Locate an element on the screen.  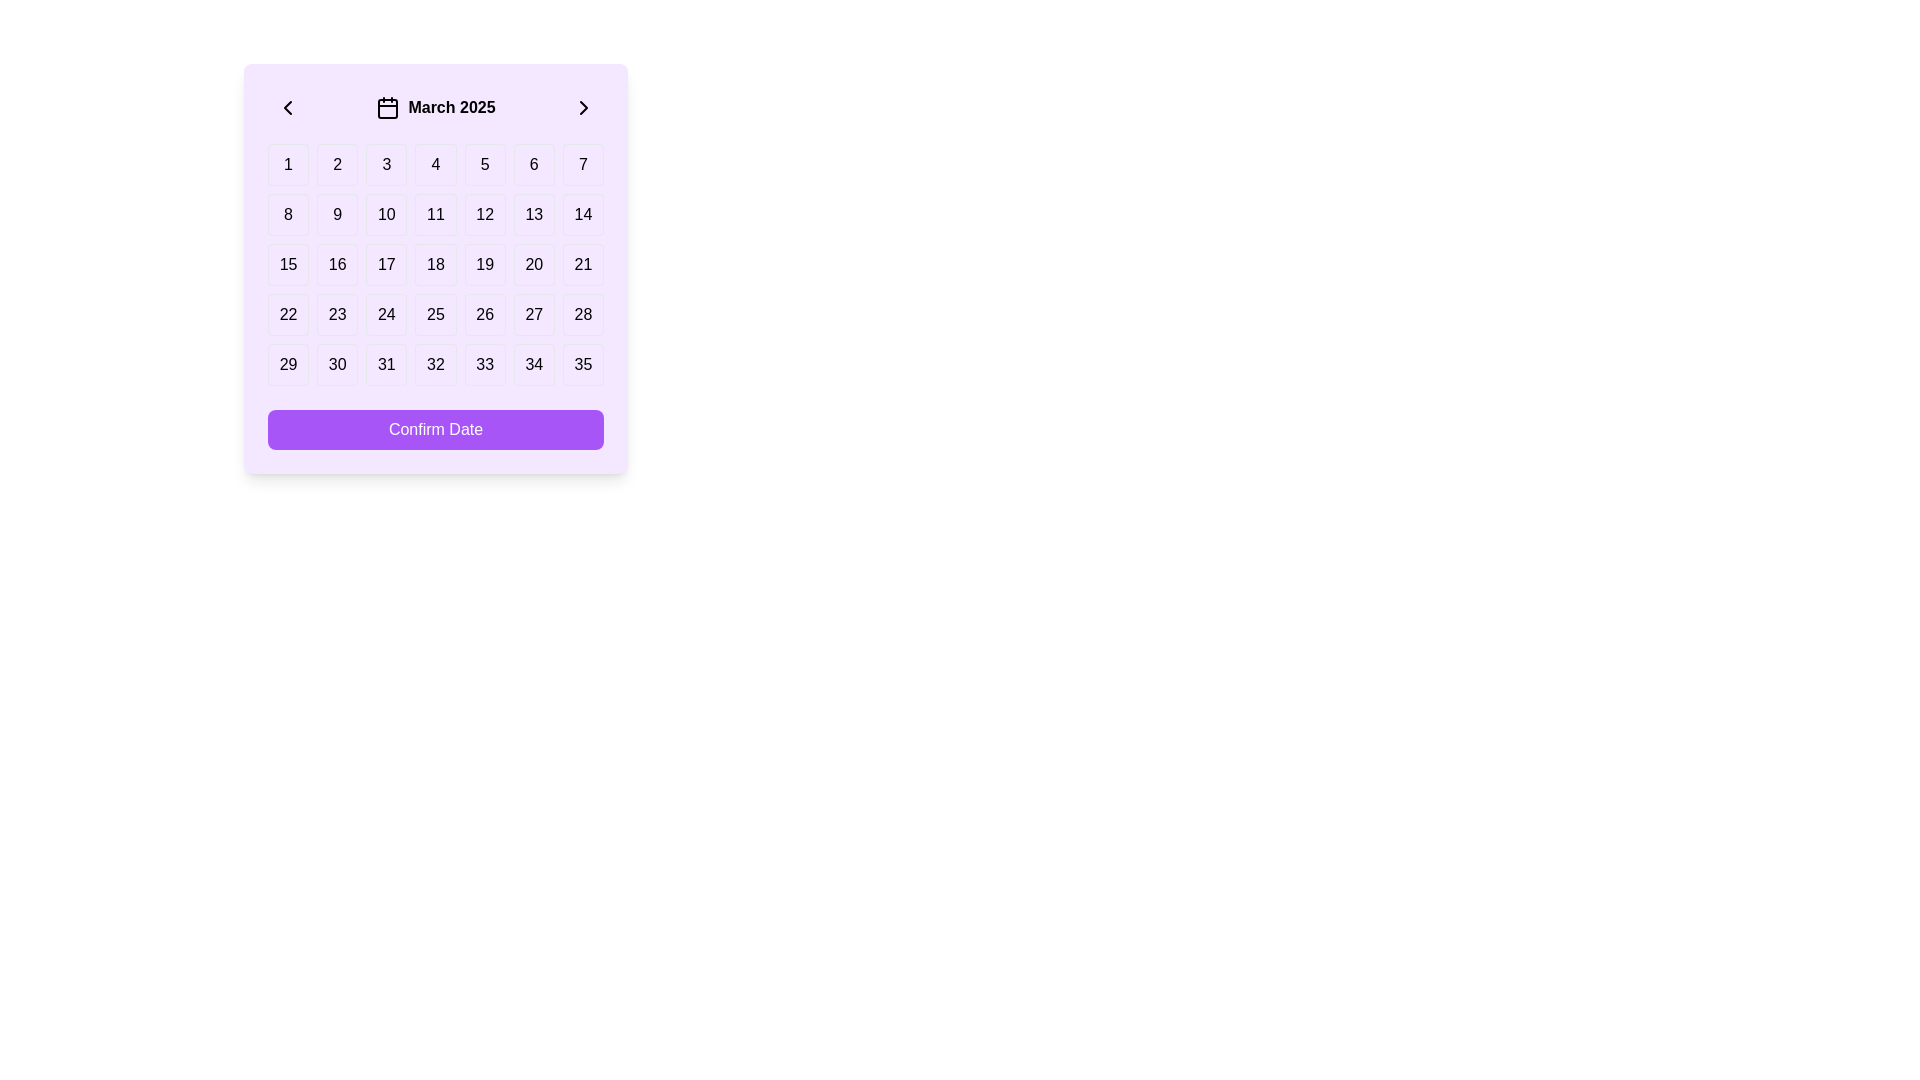
the selectable date button representing the 10th day of March 2025 in the calendar interface is located at coordinates (386, 215).